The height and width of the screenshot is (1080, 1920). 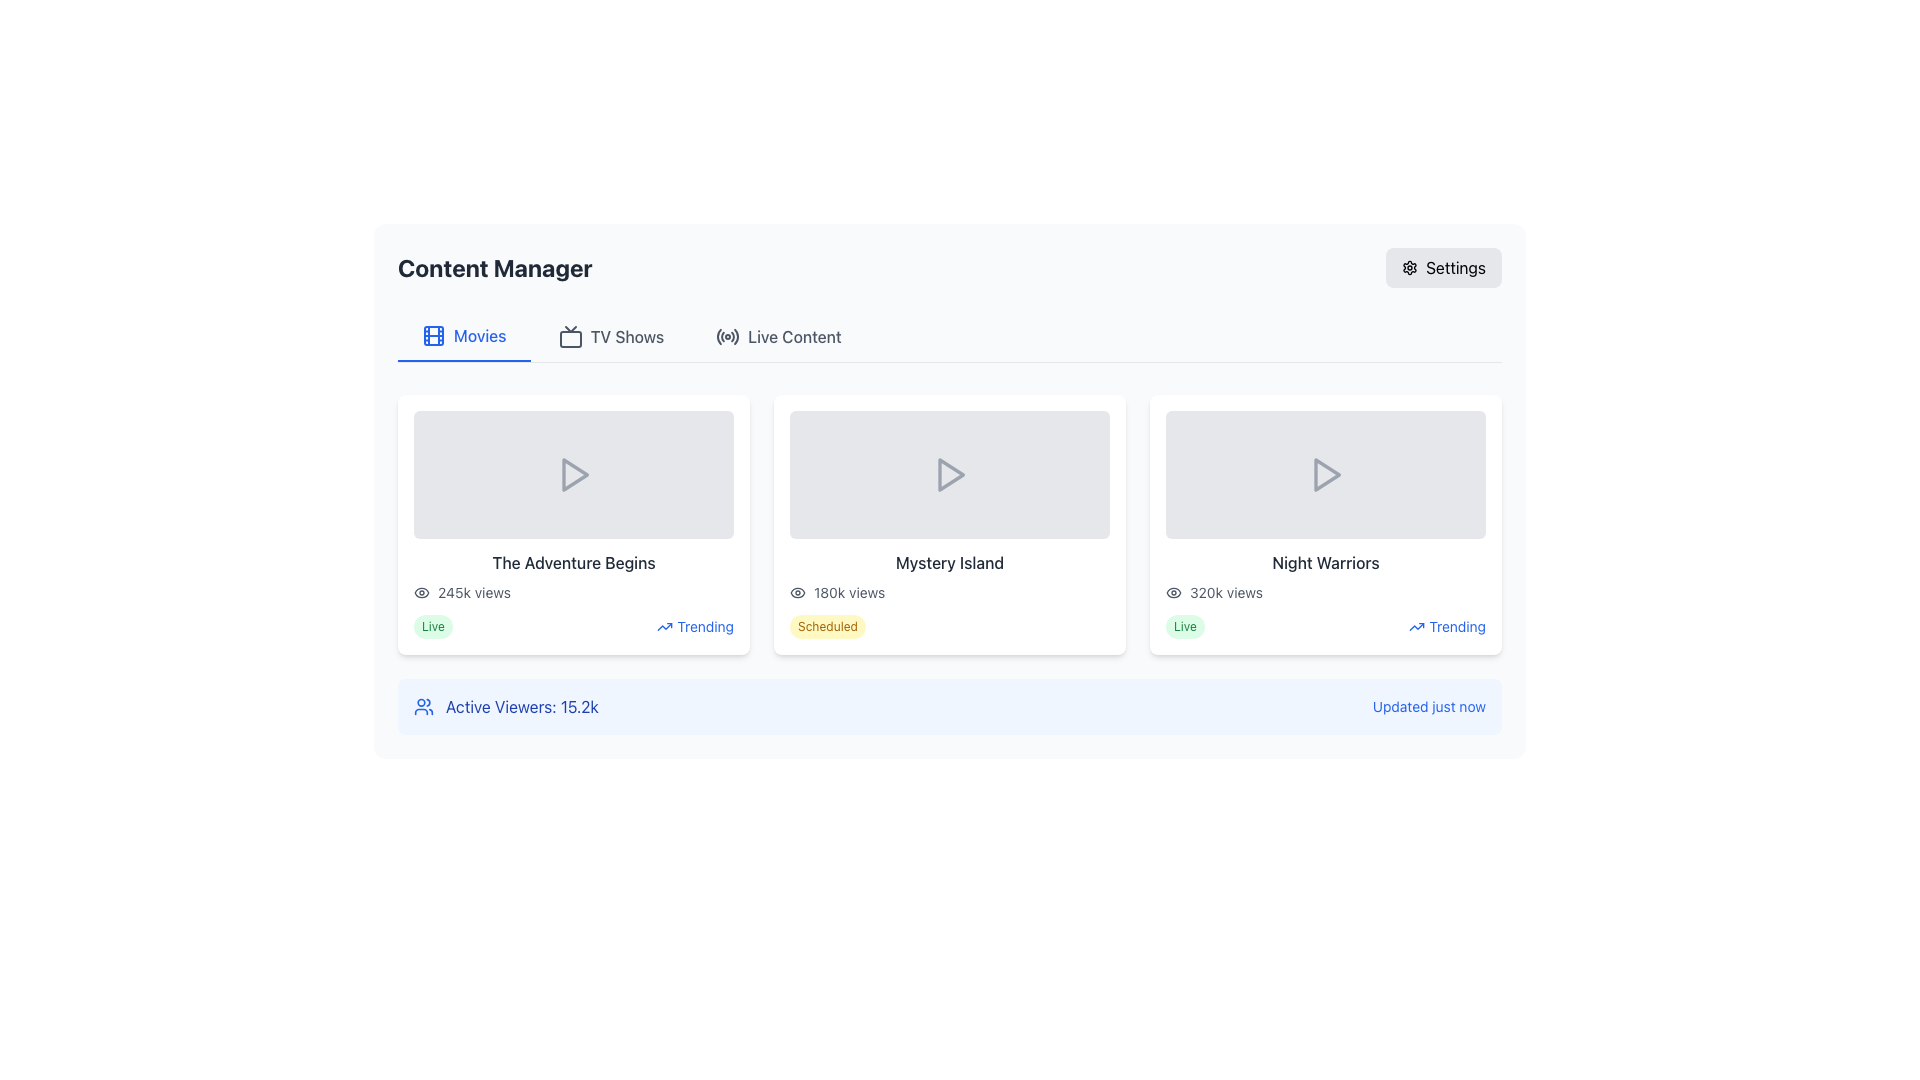 What do you see at coordinates (1325, 474) in the screenshot?
I see `the interactive play icon located at the top of its card representation, which serves as the primary interaction point for media playback` at bounding box center [1325, 474].